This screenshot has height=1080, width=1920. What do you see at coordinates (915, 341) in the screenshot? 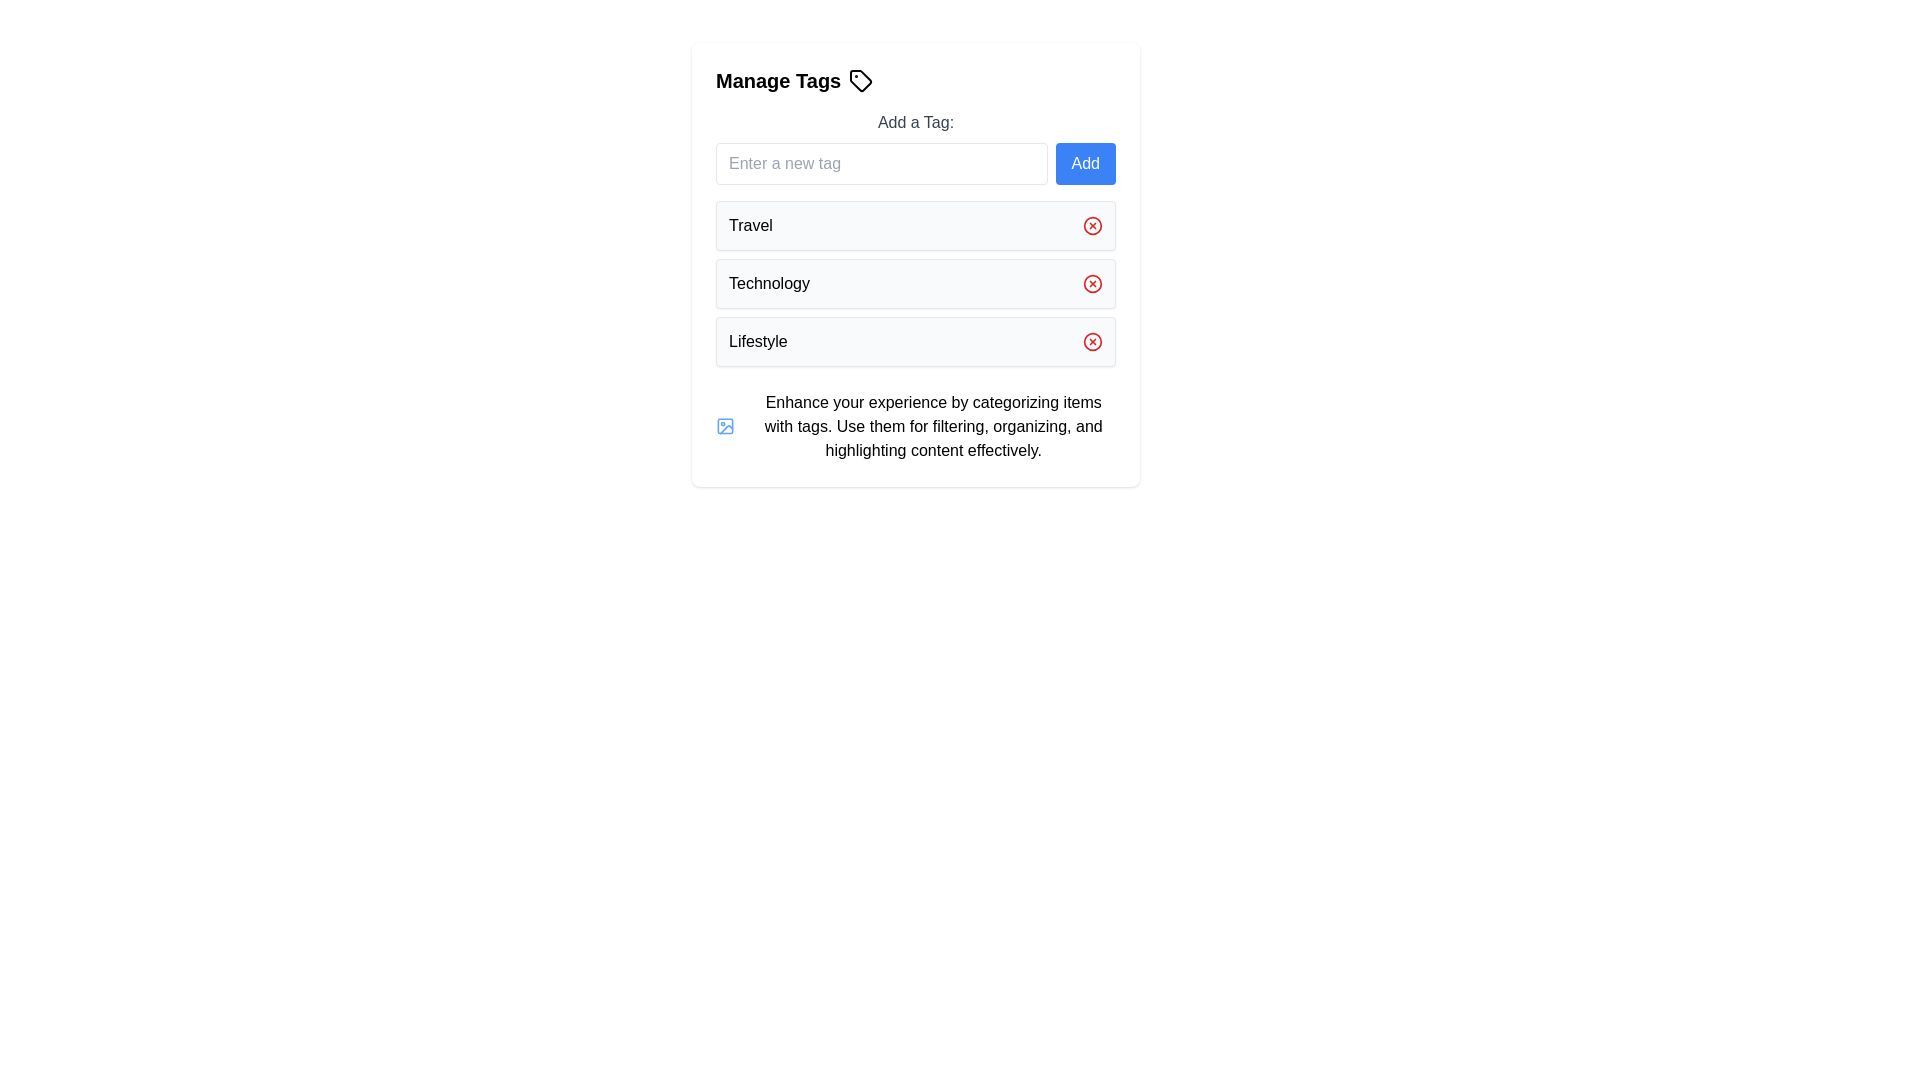
I see `the 'Lifestyle' section, which is the third item in the list with a light gray background and a red 'X' icon, to potentially reveal further interactions` at bounding box center [915, 341].